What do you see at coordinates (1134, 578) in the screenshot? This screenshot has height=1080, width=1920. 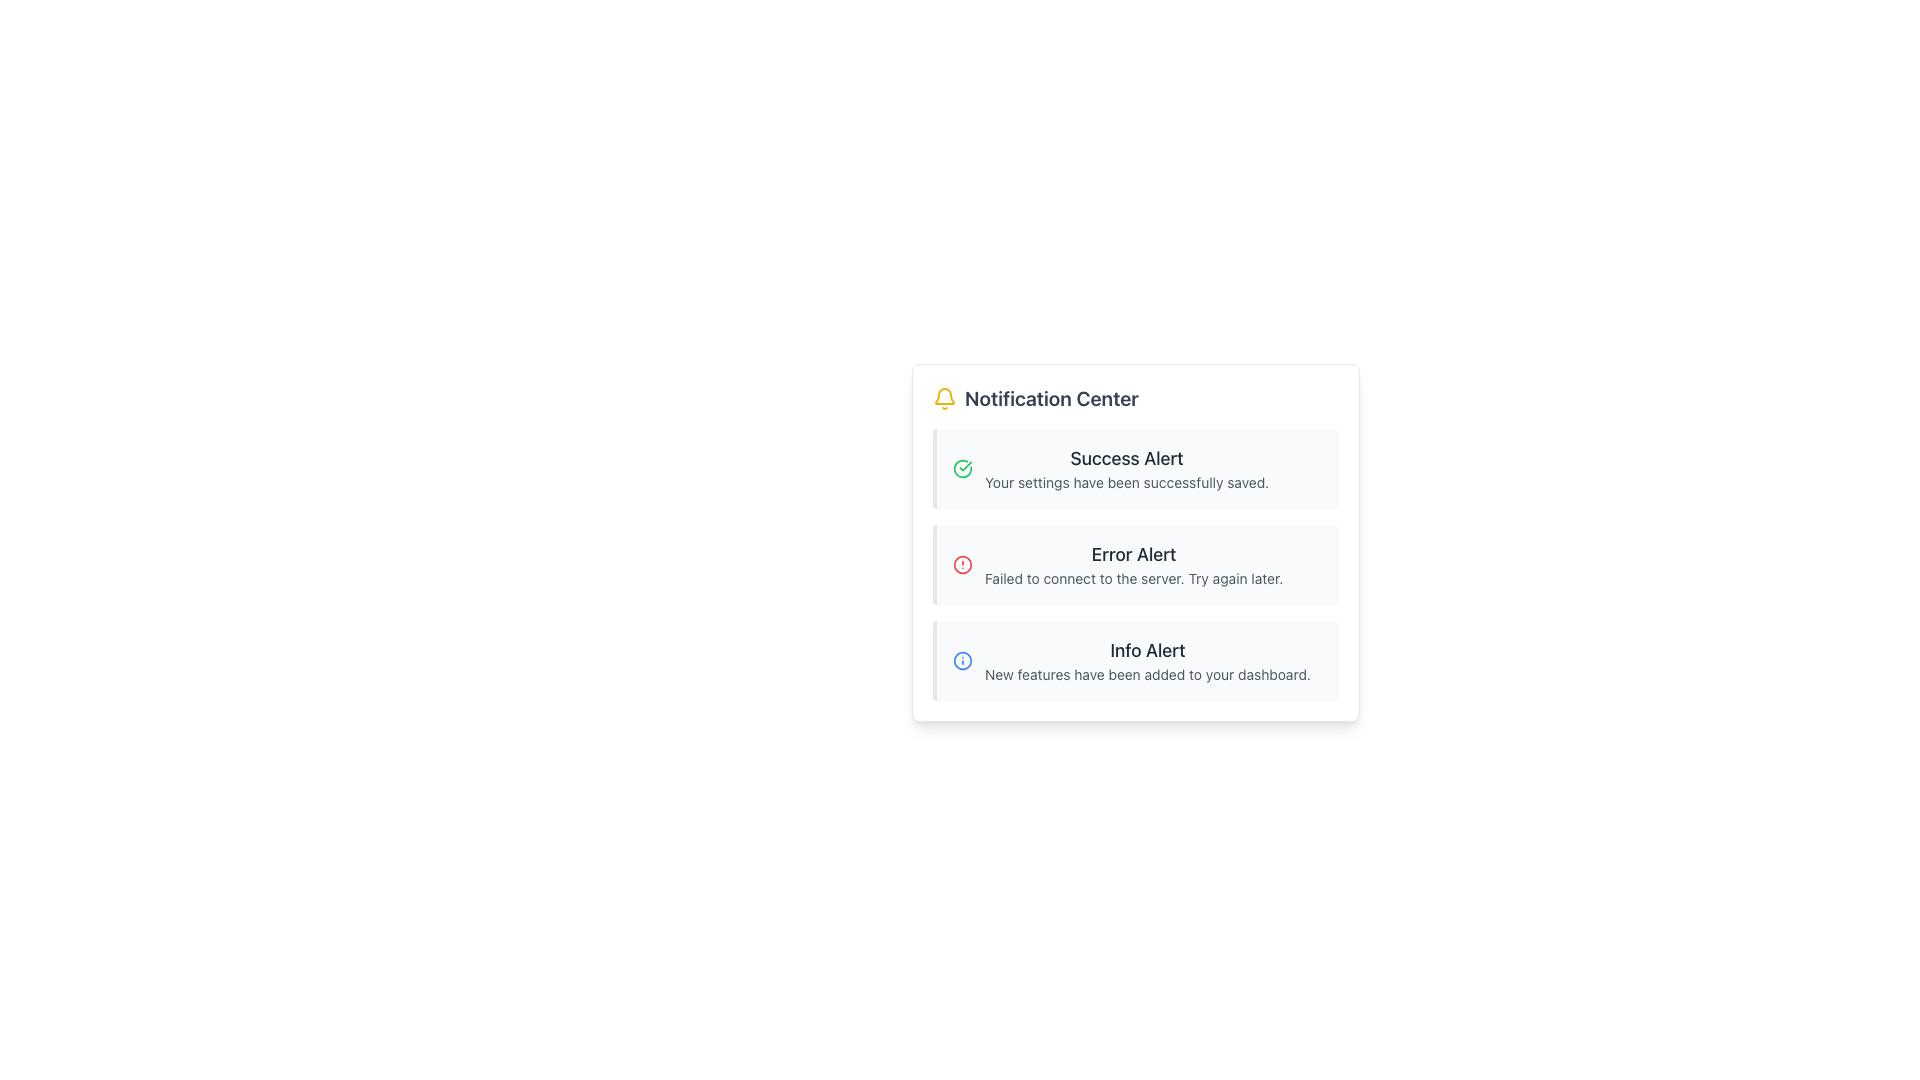 I see `error message displayed in the text label stating 'Failed to connect to the server. Try again later.' which is located beneath the 'Error Alert' header in the notification UI` at bounding box center [1134, 578].